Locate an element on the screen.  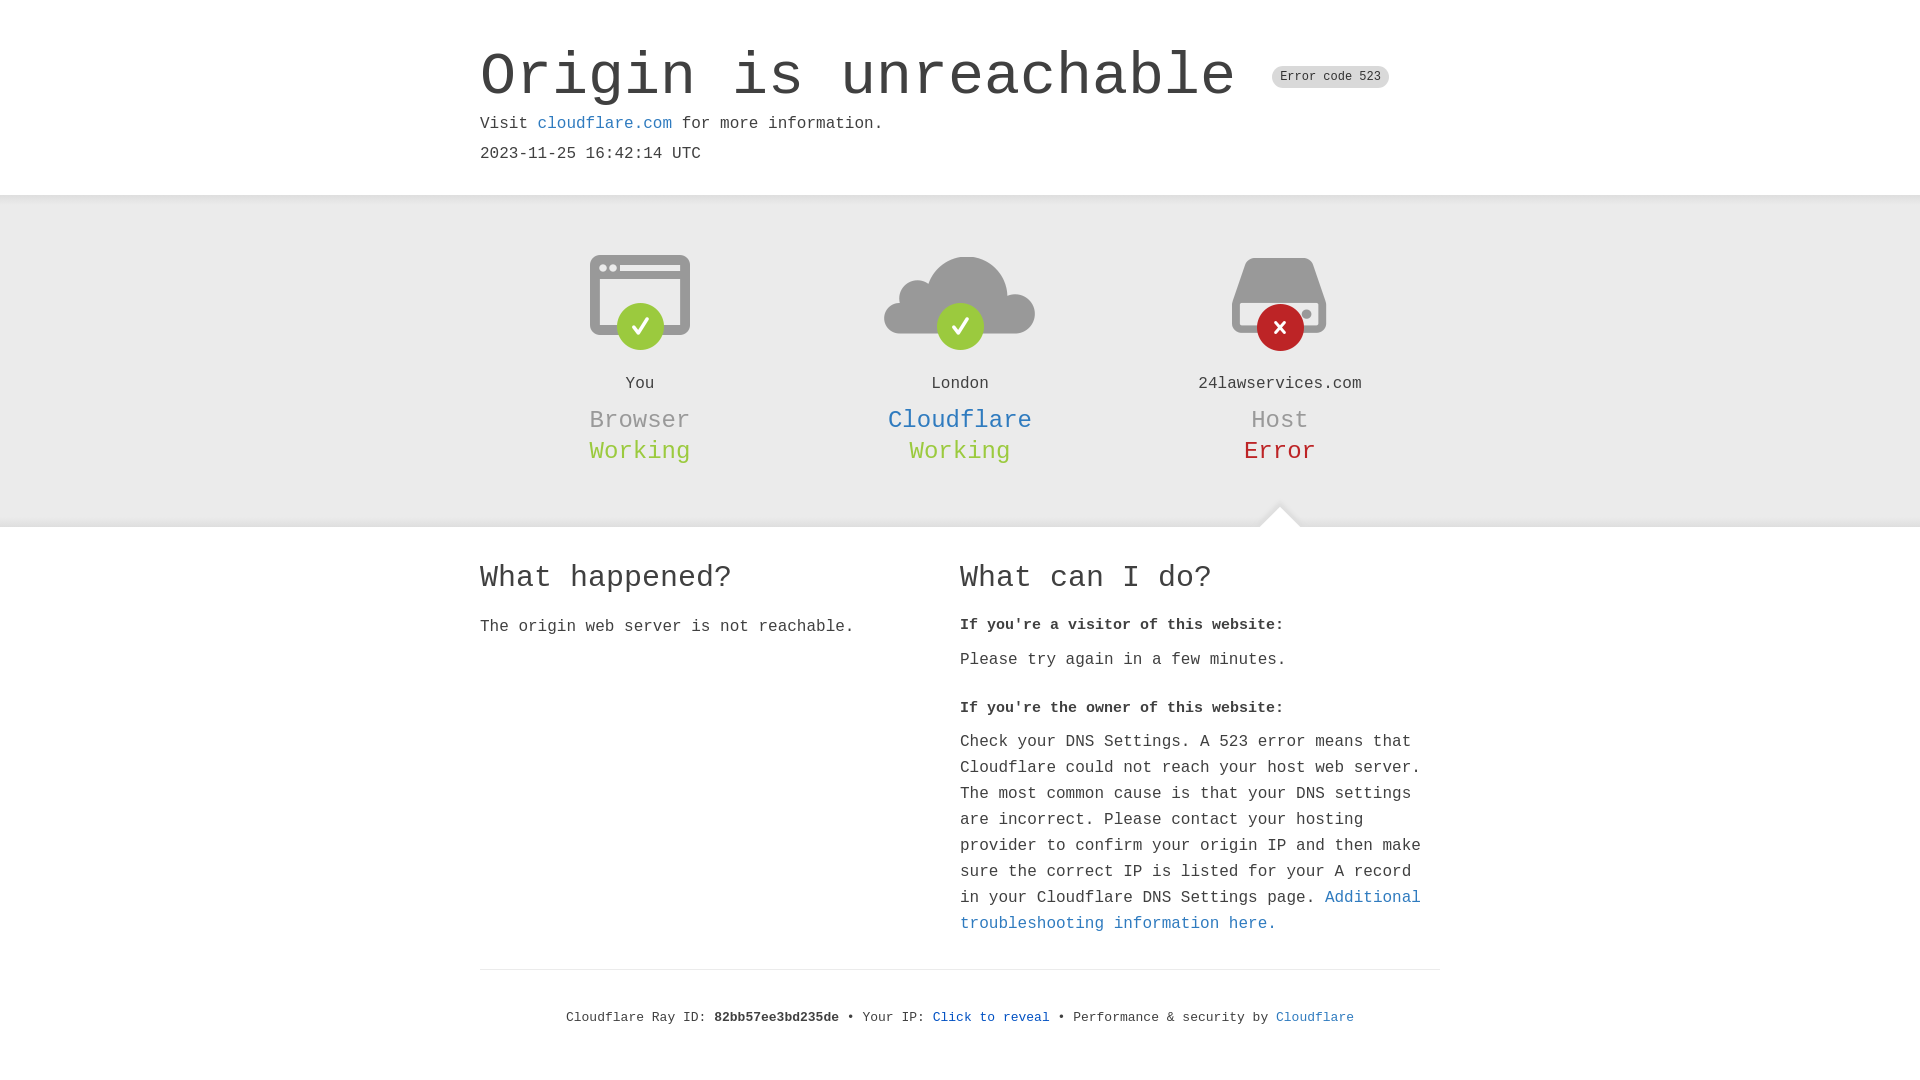
'Click to reveal' is located at coordinates (991, 1017).